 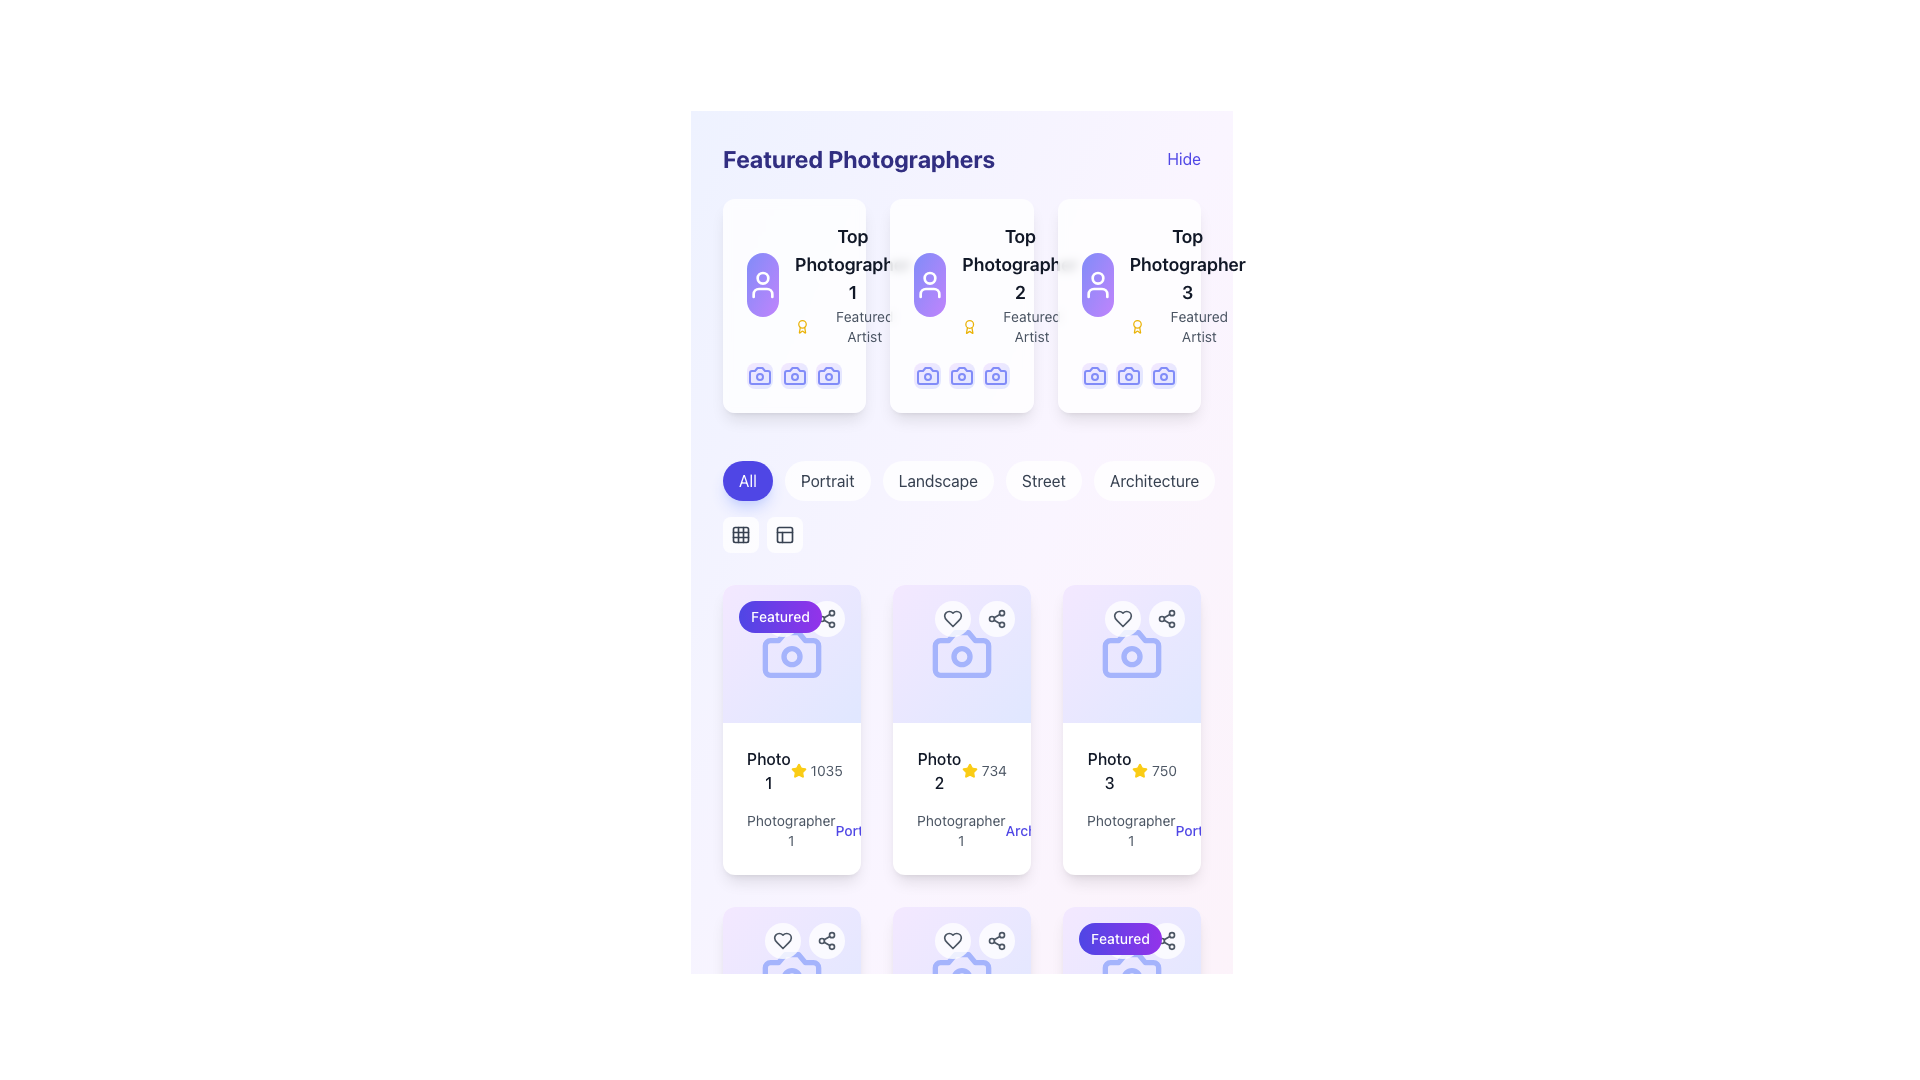 What do you see at coordinates (1020, 285) in the screenshot?
I see `the Text Display with Icon that denotes the title and designation of a top photographer, which is located in the center column of the 'Featured Photographers' section, specifically the second card among three similar cards` at bounding box center [1020, 285].